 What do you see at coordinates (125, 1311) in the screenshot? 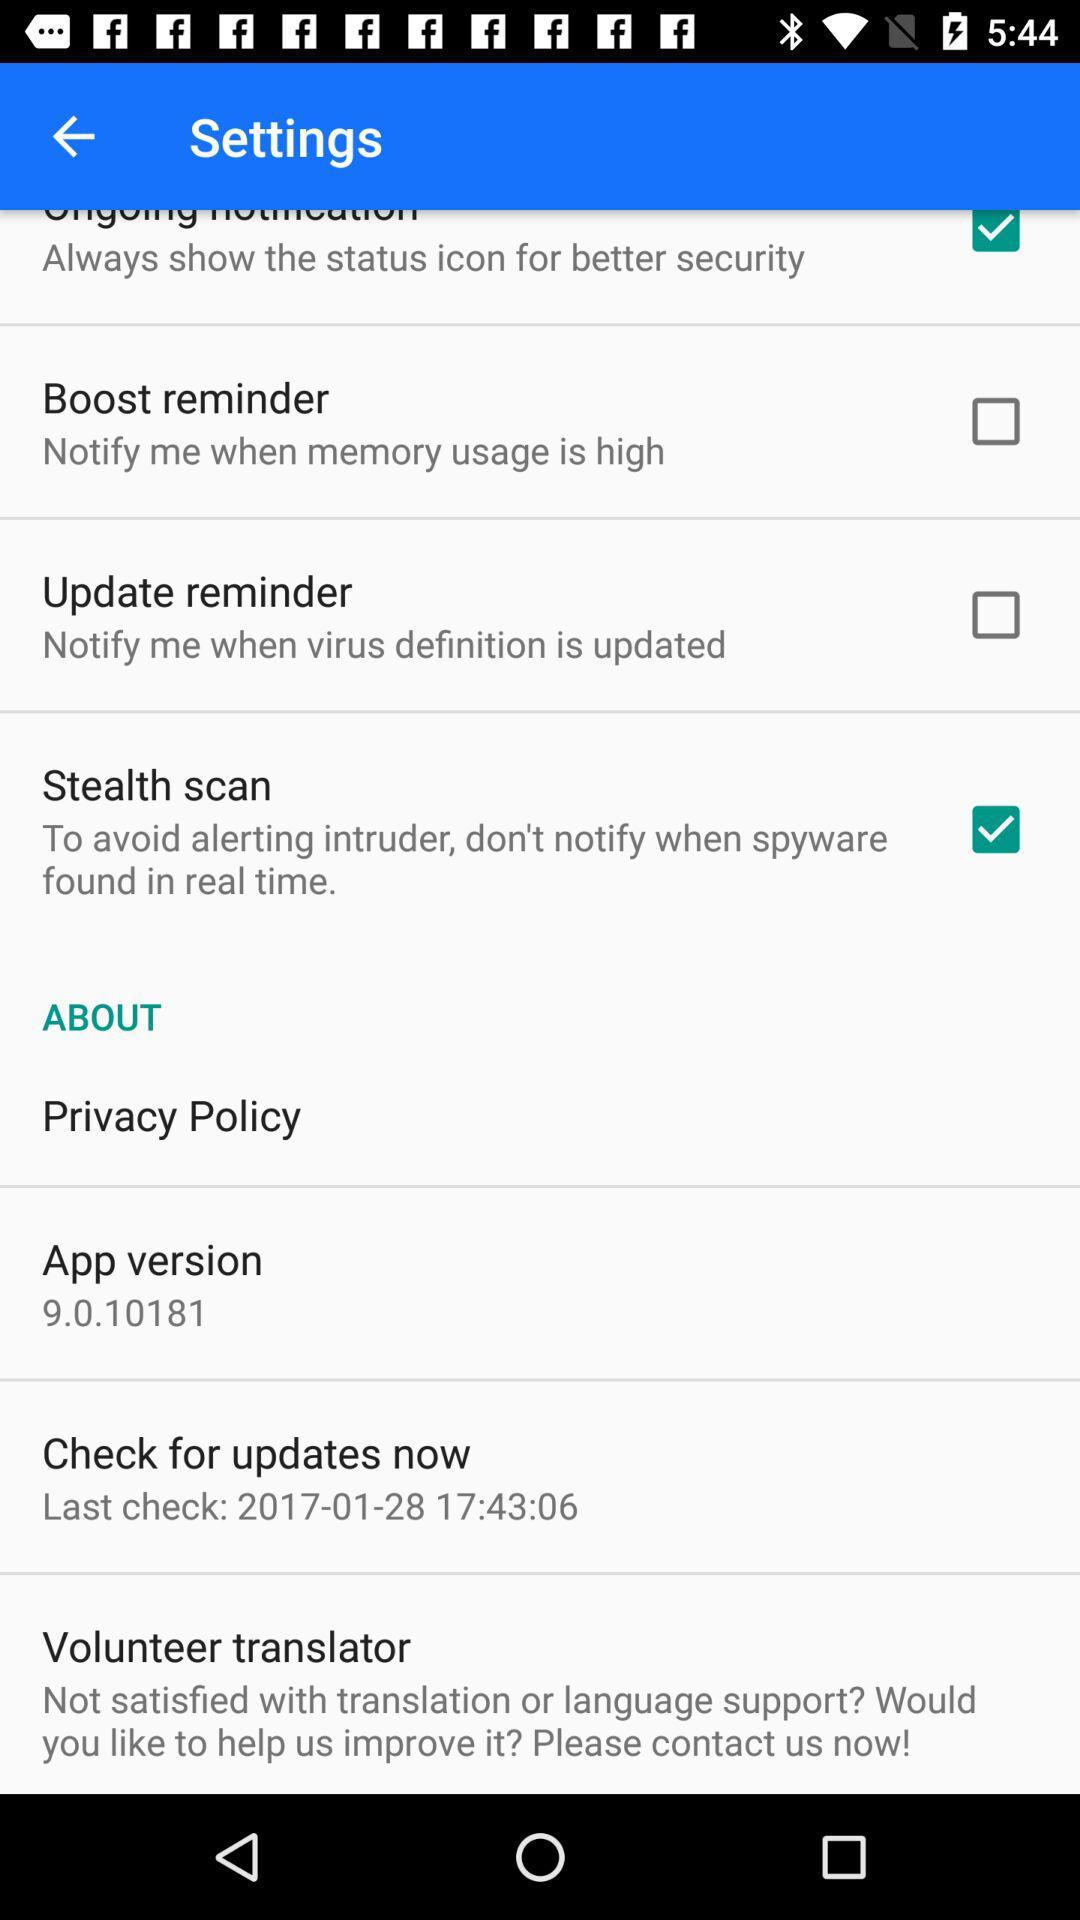
I see `the item below app version` at bounding box center [125, 1311].